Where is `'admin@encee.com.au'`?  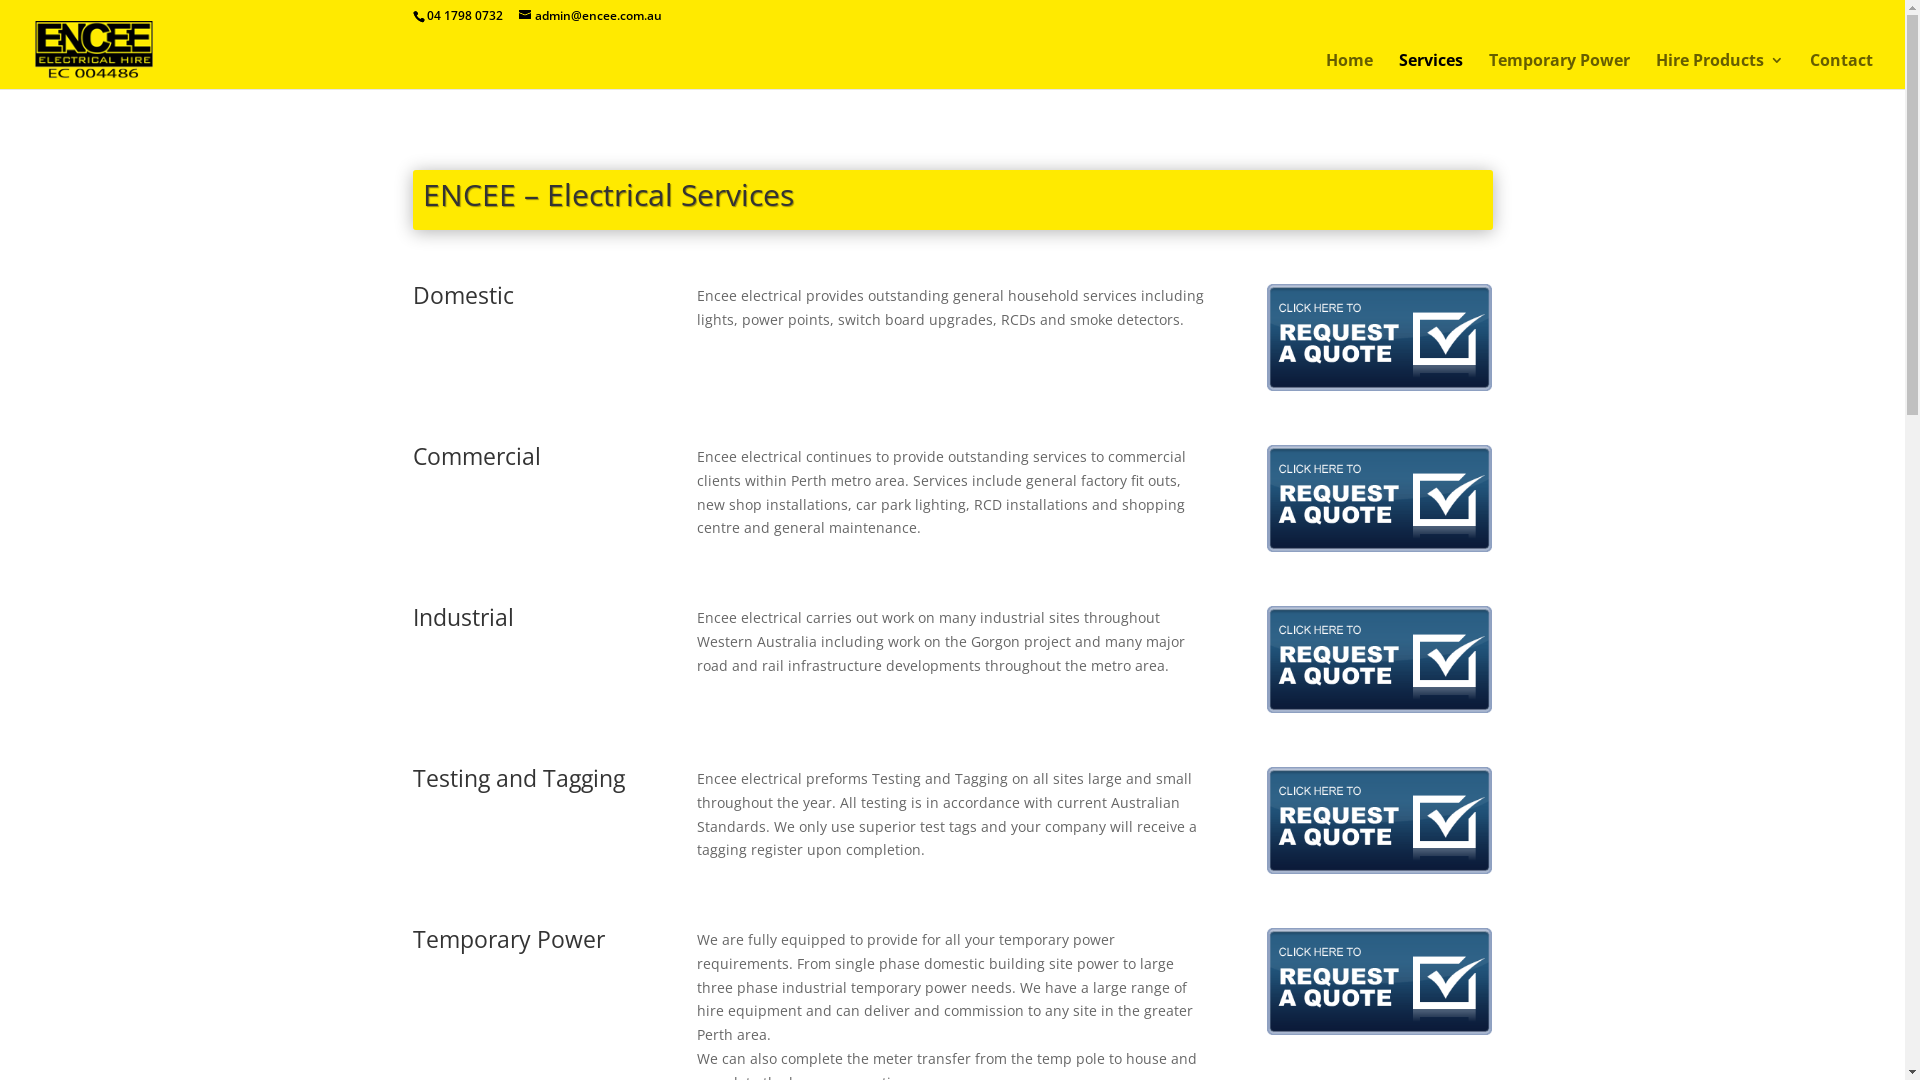 'admin@encee.com.au' is located at coordinates (518, 15).